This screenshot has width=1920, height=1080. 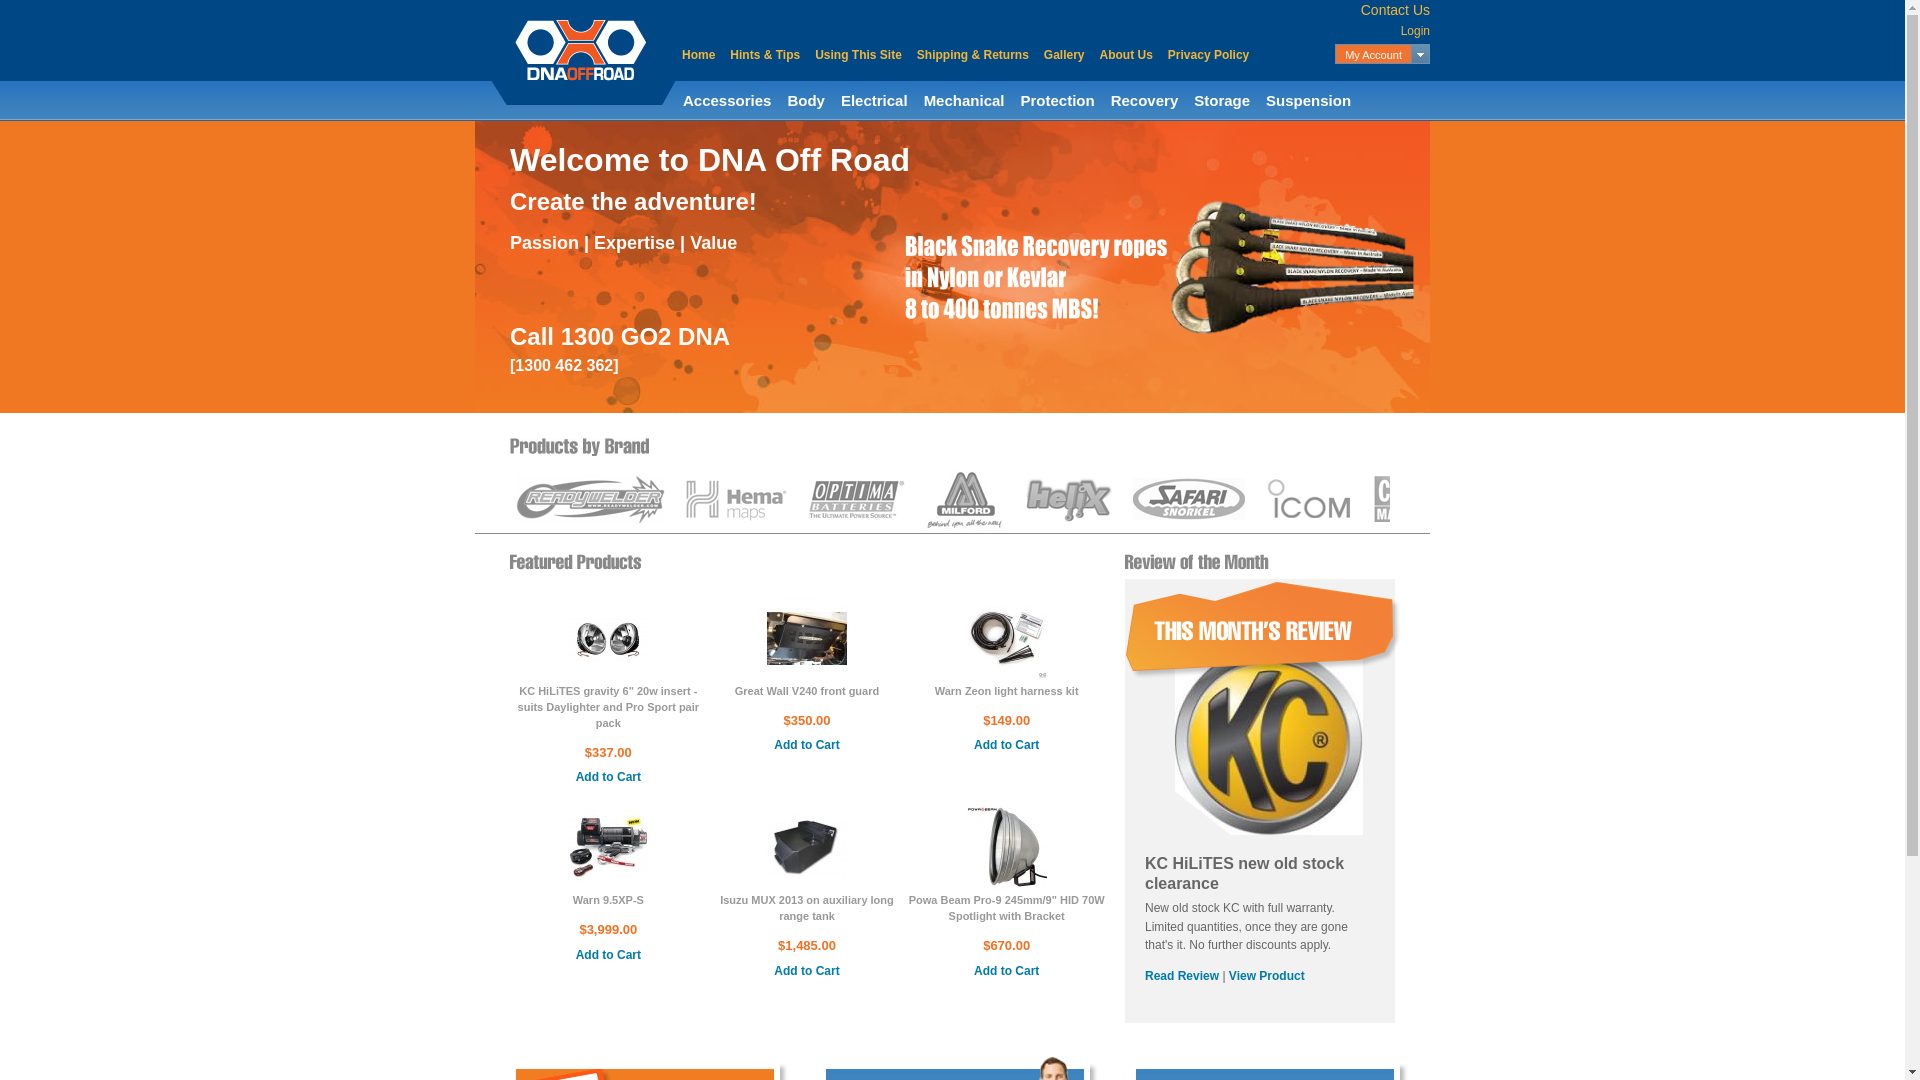 What do you see at coordinates (1414, 30) in the screenshot?
I see `'Login'` at bounding box center [1414, 30].